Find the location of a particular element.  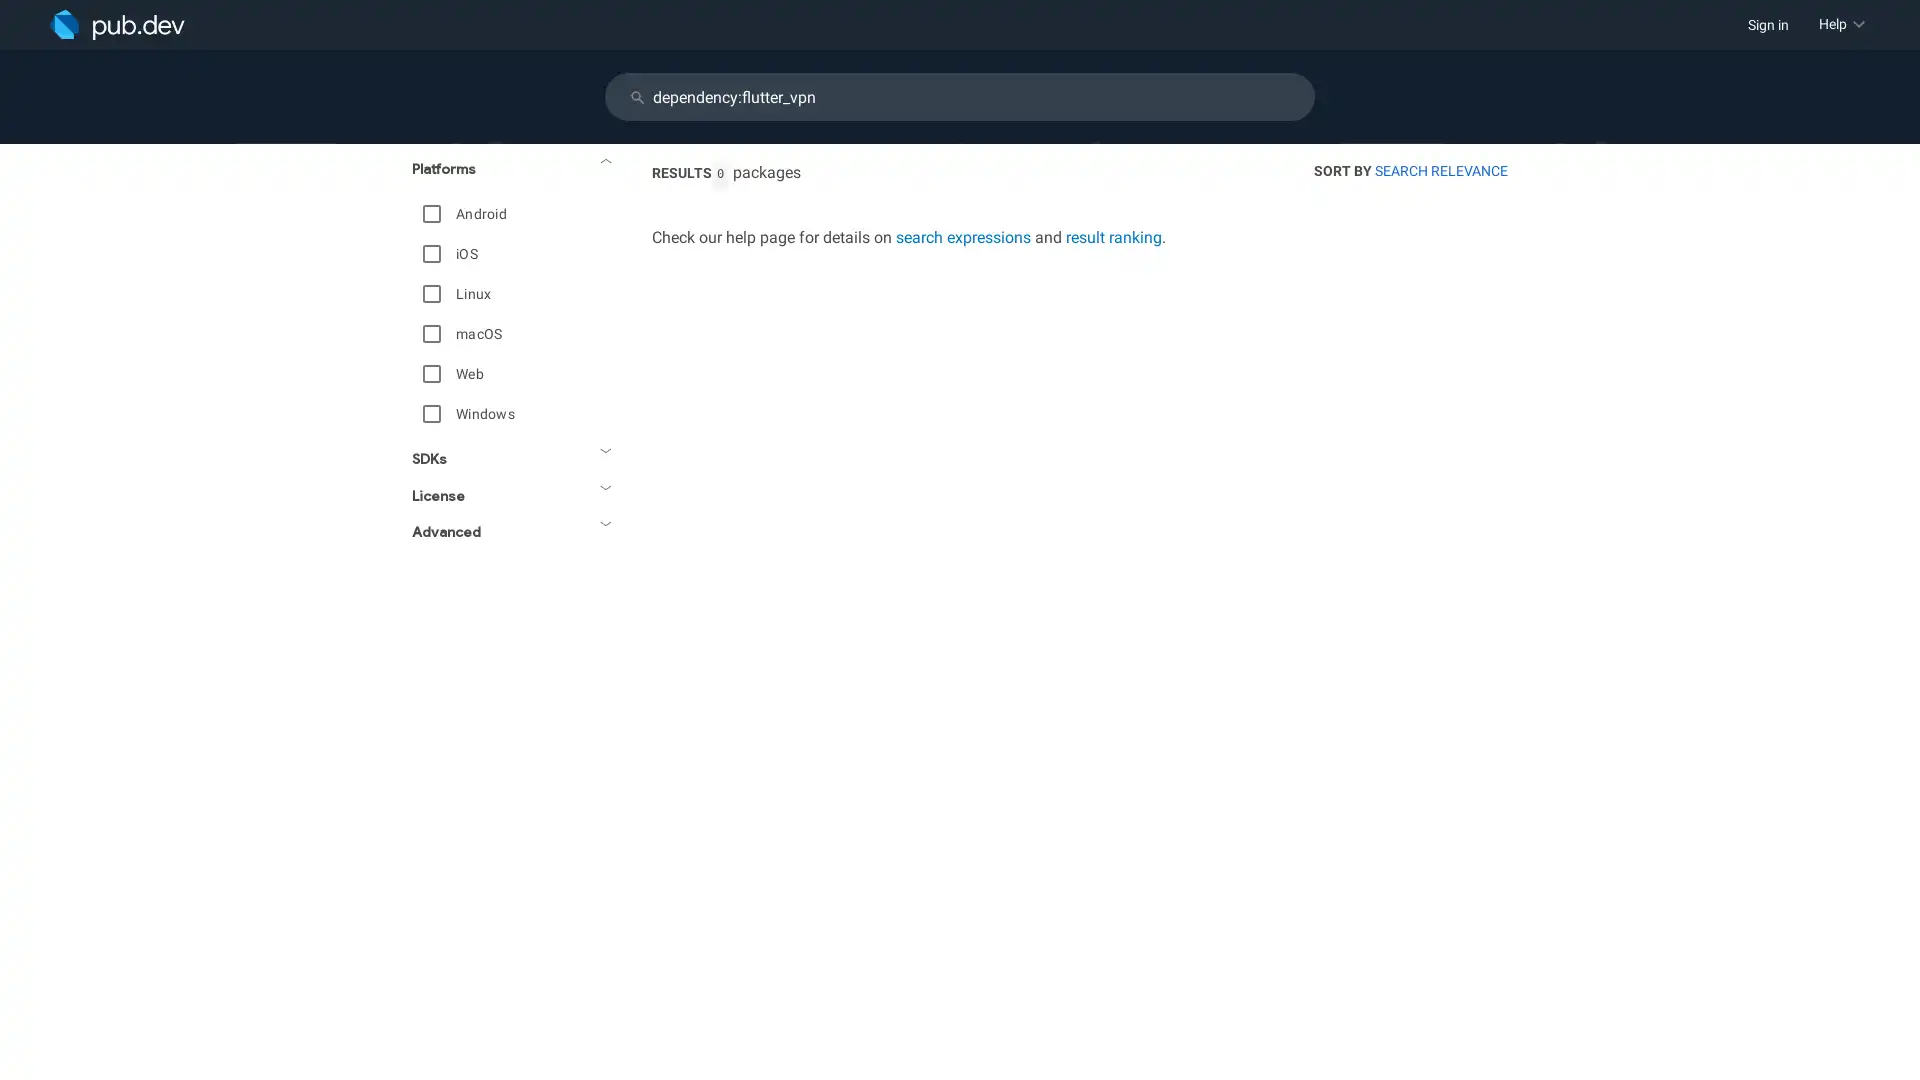

search is located at coordinates (636, 96).